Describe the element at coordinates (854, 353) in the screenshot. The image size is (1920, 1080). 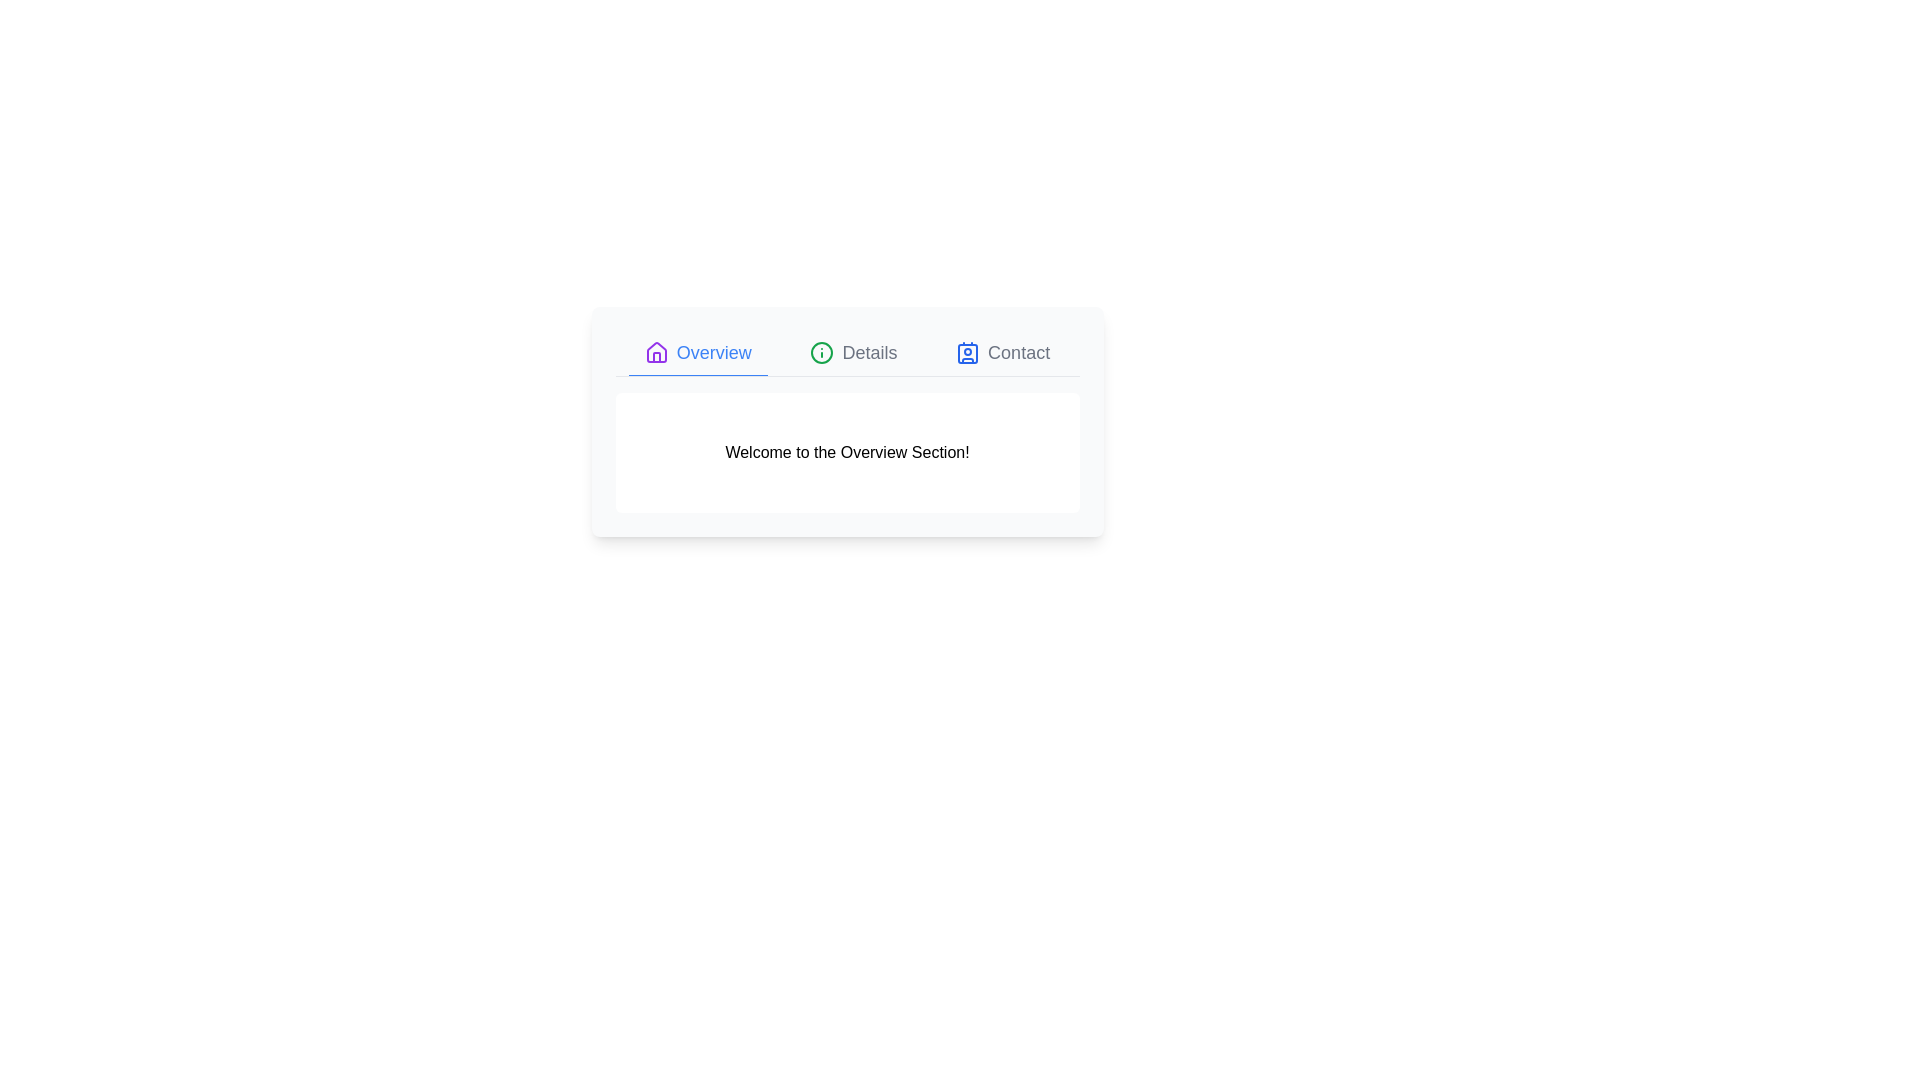
I see `the Details tab to switch to its content` at that location.